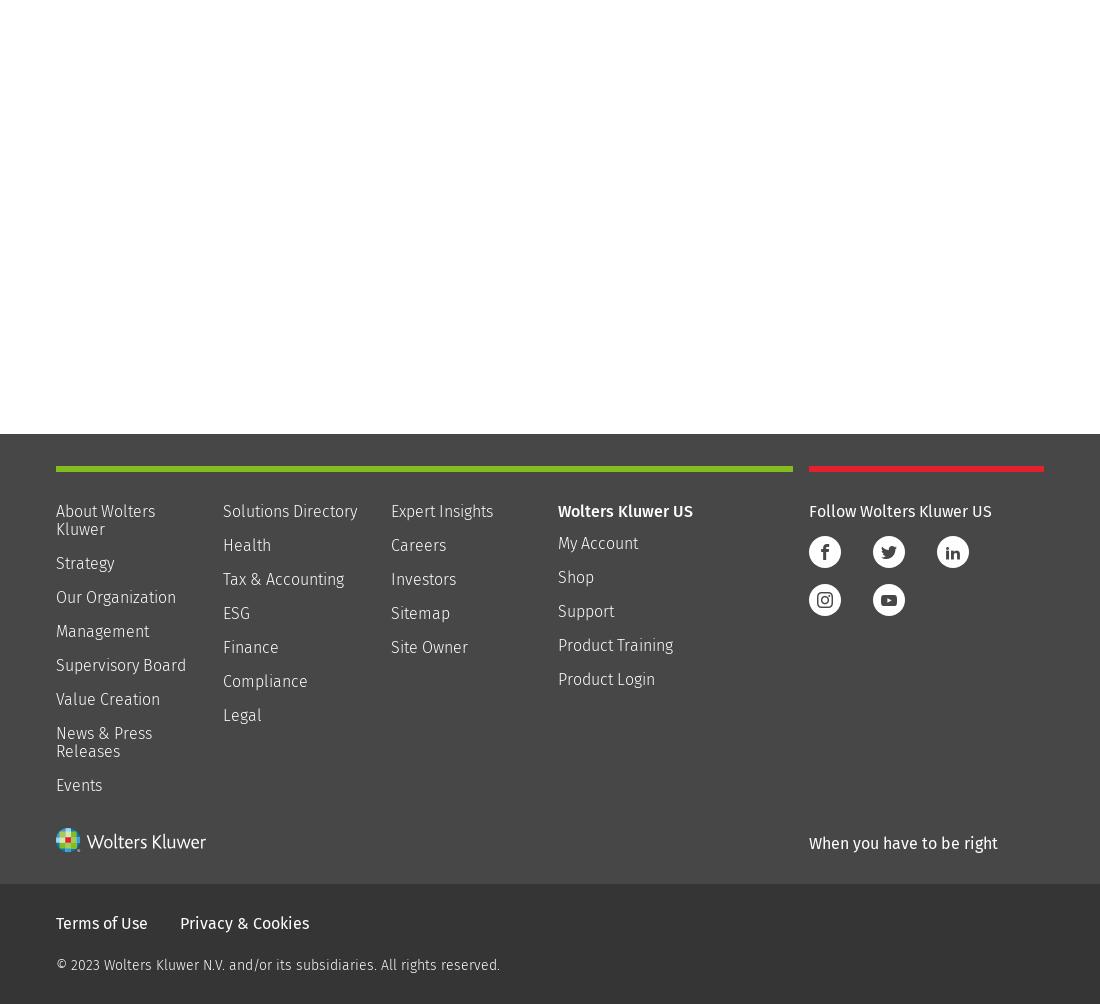  Describe the element at coordinates (276, 963) in the screenshot. I see `'© 2023 Wolters Kluwer N.V. and/or its subsidiaries. All rights reserved.'` at that location.